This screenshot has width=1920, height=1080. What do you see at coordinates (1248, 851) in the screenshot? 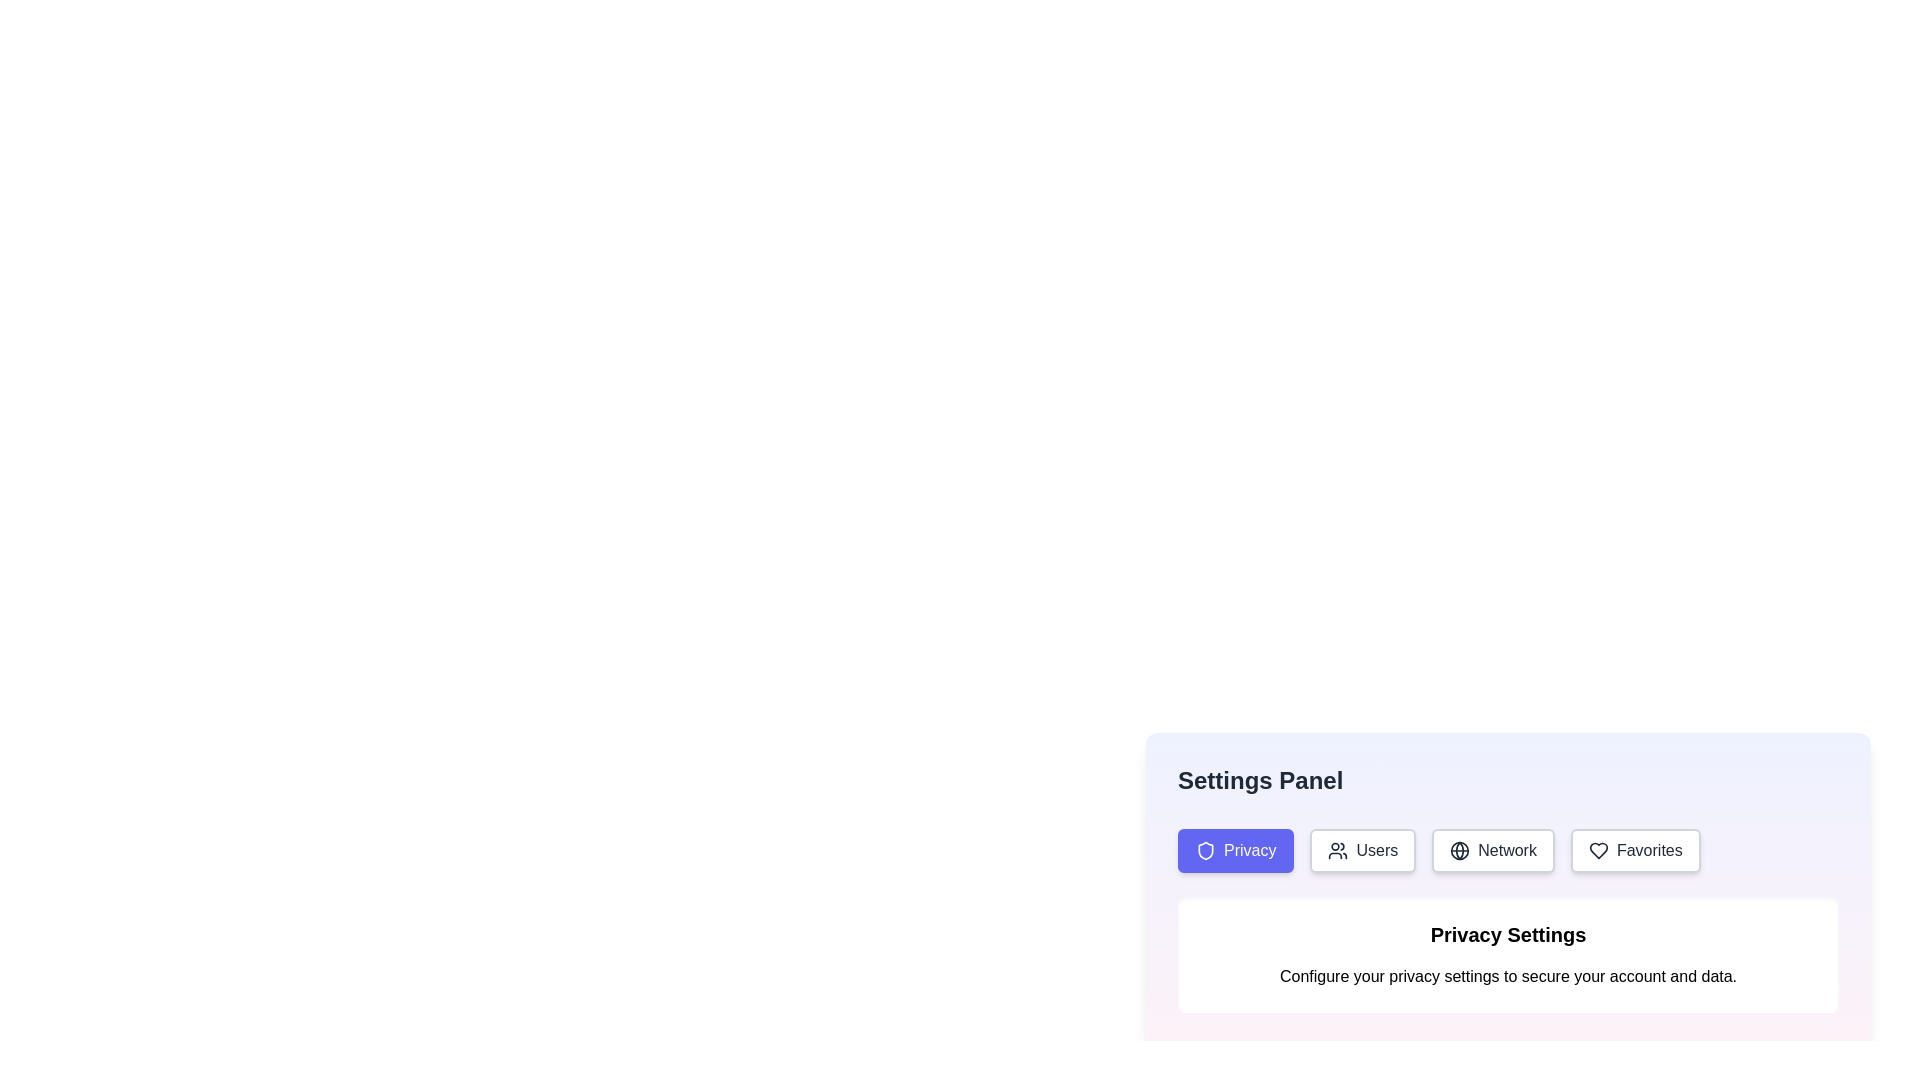
I see `the button labeled with a privacy-related setting, which is the first button from the left, distinguished by its blue background and white border, located below the 'Settings Panel' heading` at bounding box center [1248, 851].